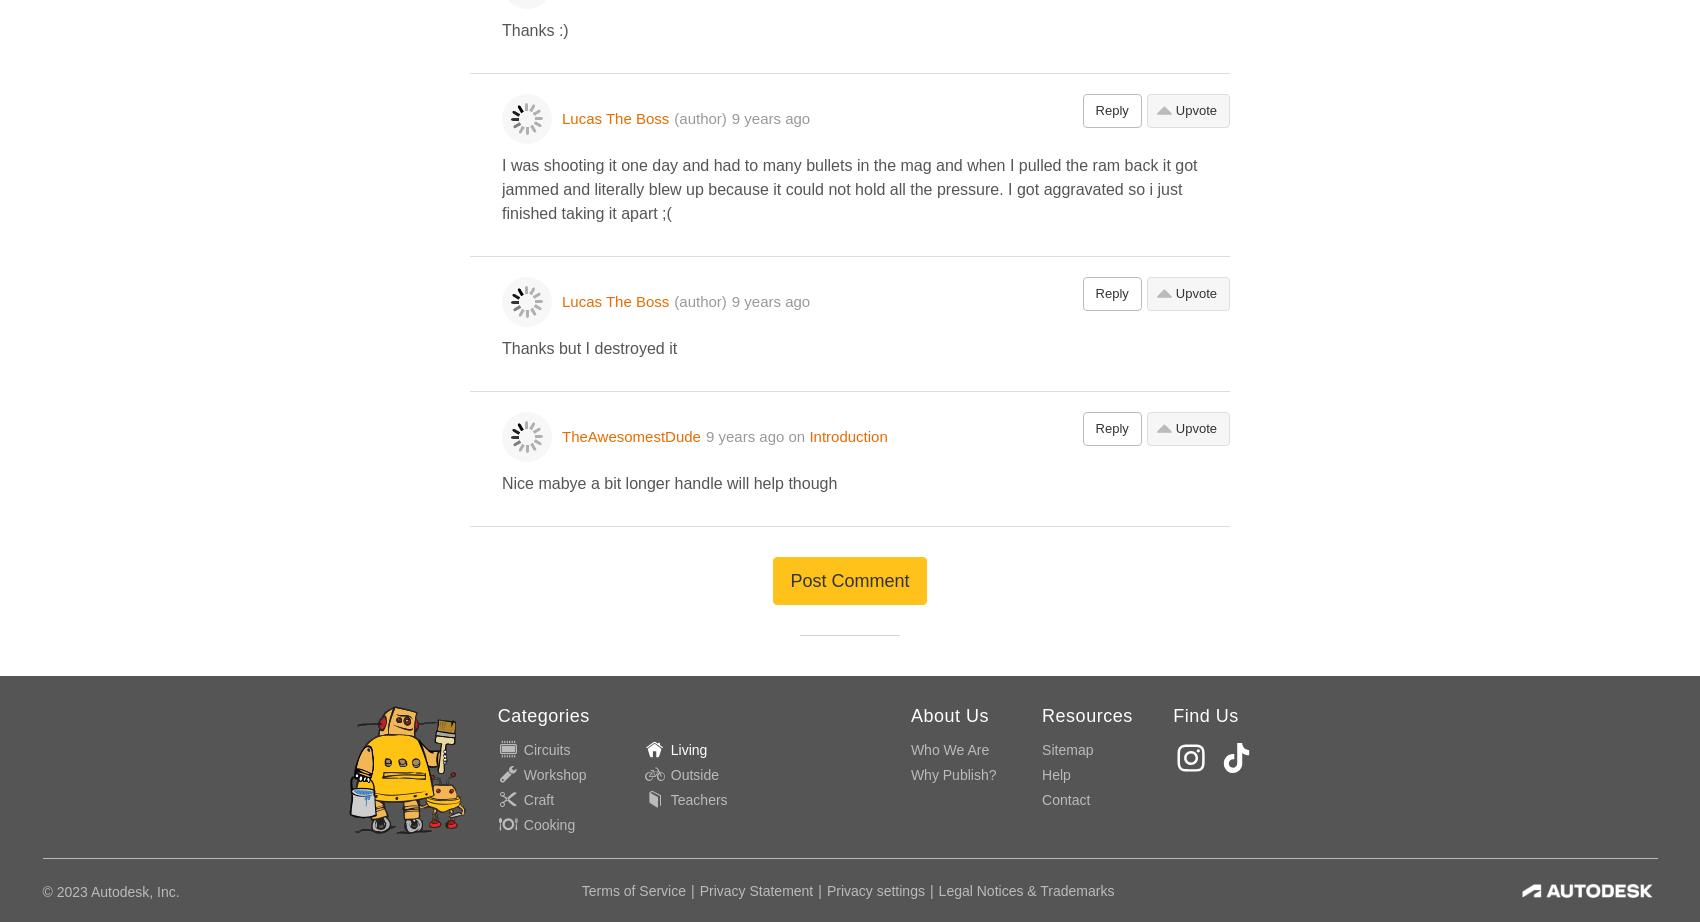  Describe the element at coordinates (580, 890) in the screenshot. I see `'Terms of Service'` at that location.